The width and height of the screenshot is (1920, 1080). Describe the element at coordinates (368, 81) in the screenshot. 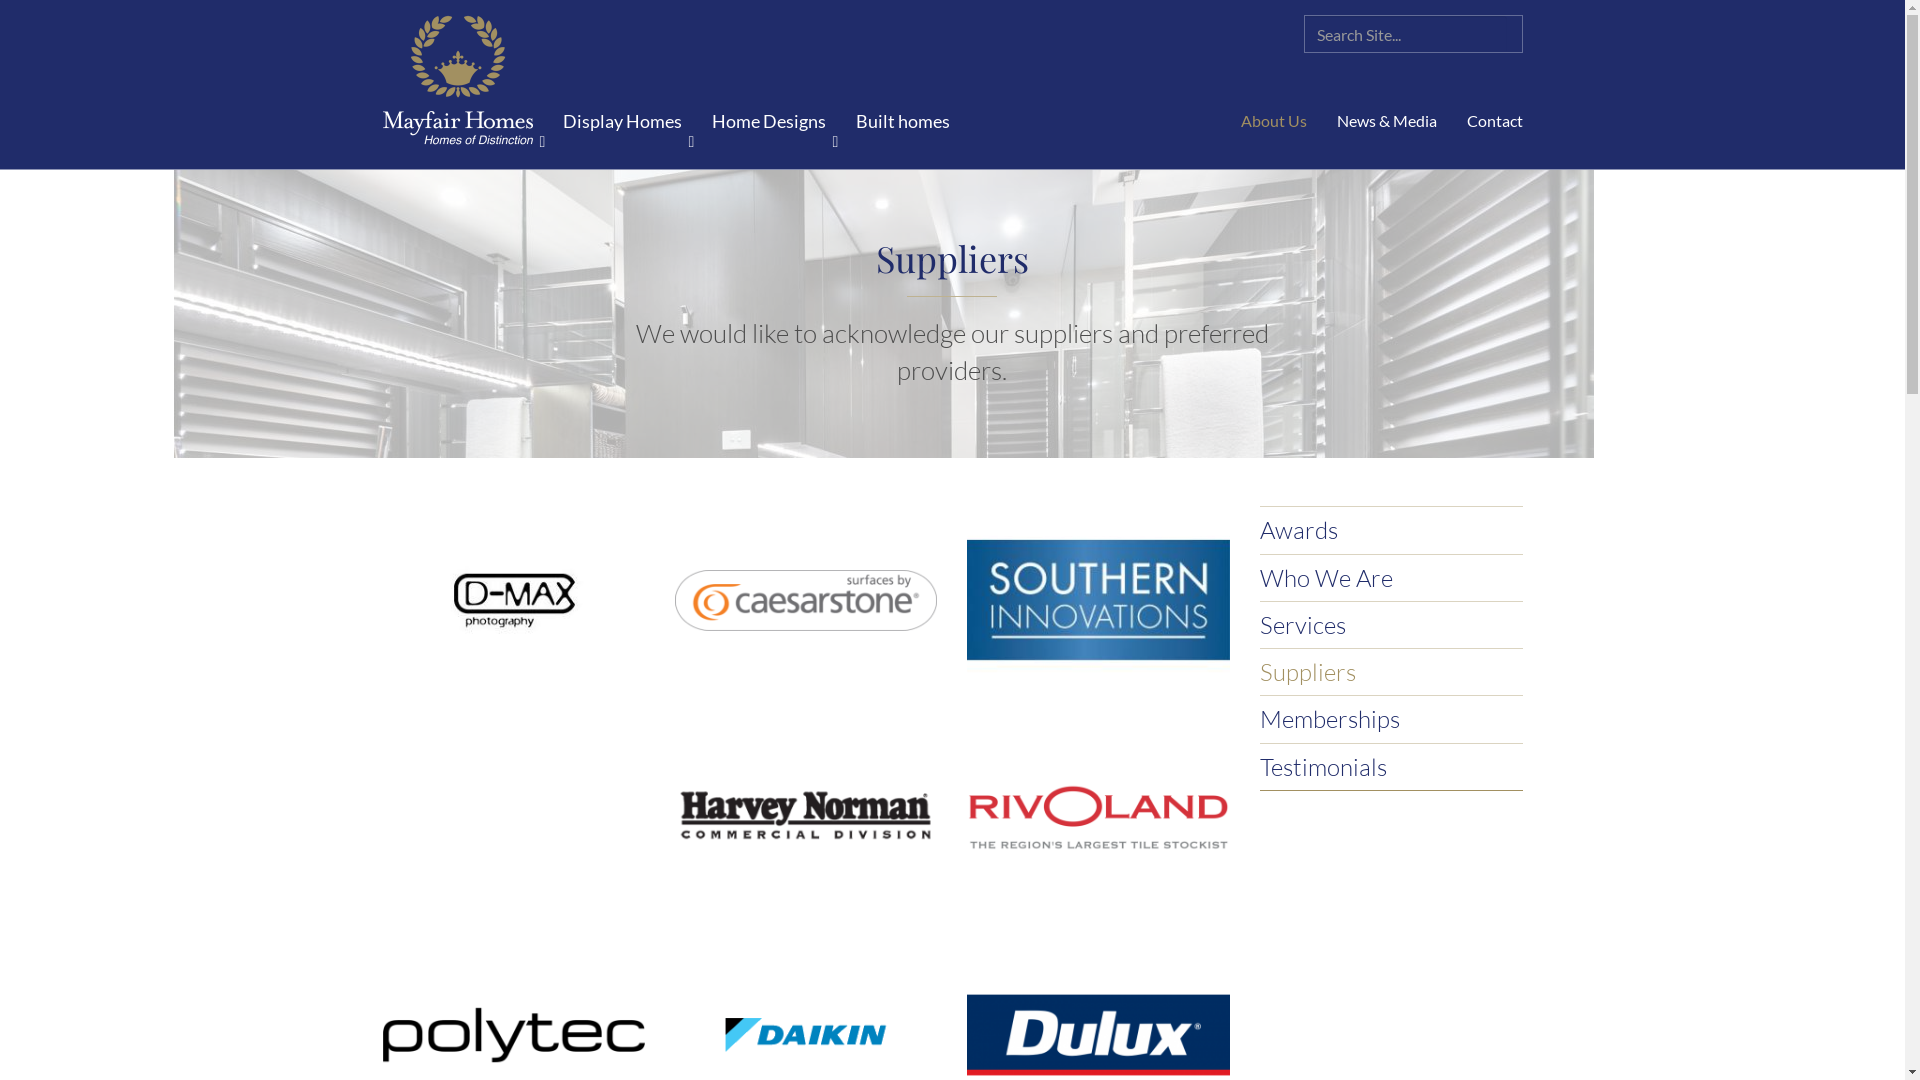

I see `'Mayfair Homes'` at that location.